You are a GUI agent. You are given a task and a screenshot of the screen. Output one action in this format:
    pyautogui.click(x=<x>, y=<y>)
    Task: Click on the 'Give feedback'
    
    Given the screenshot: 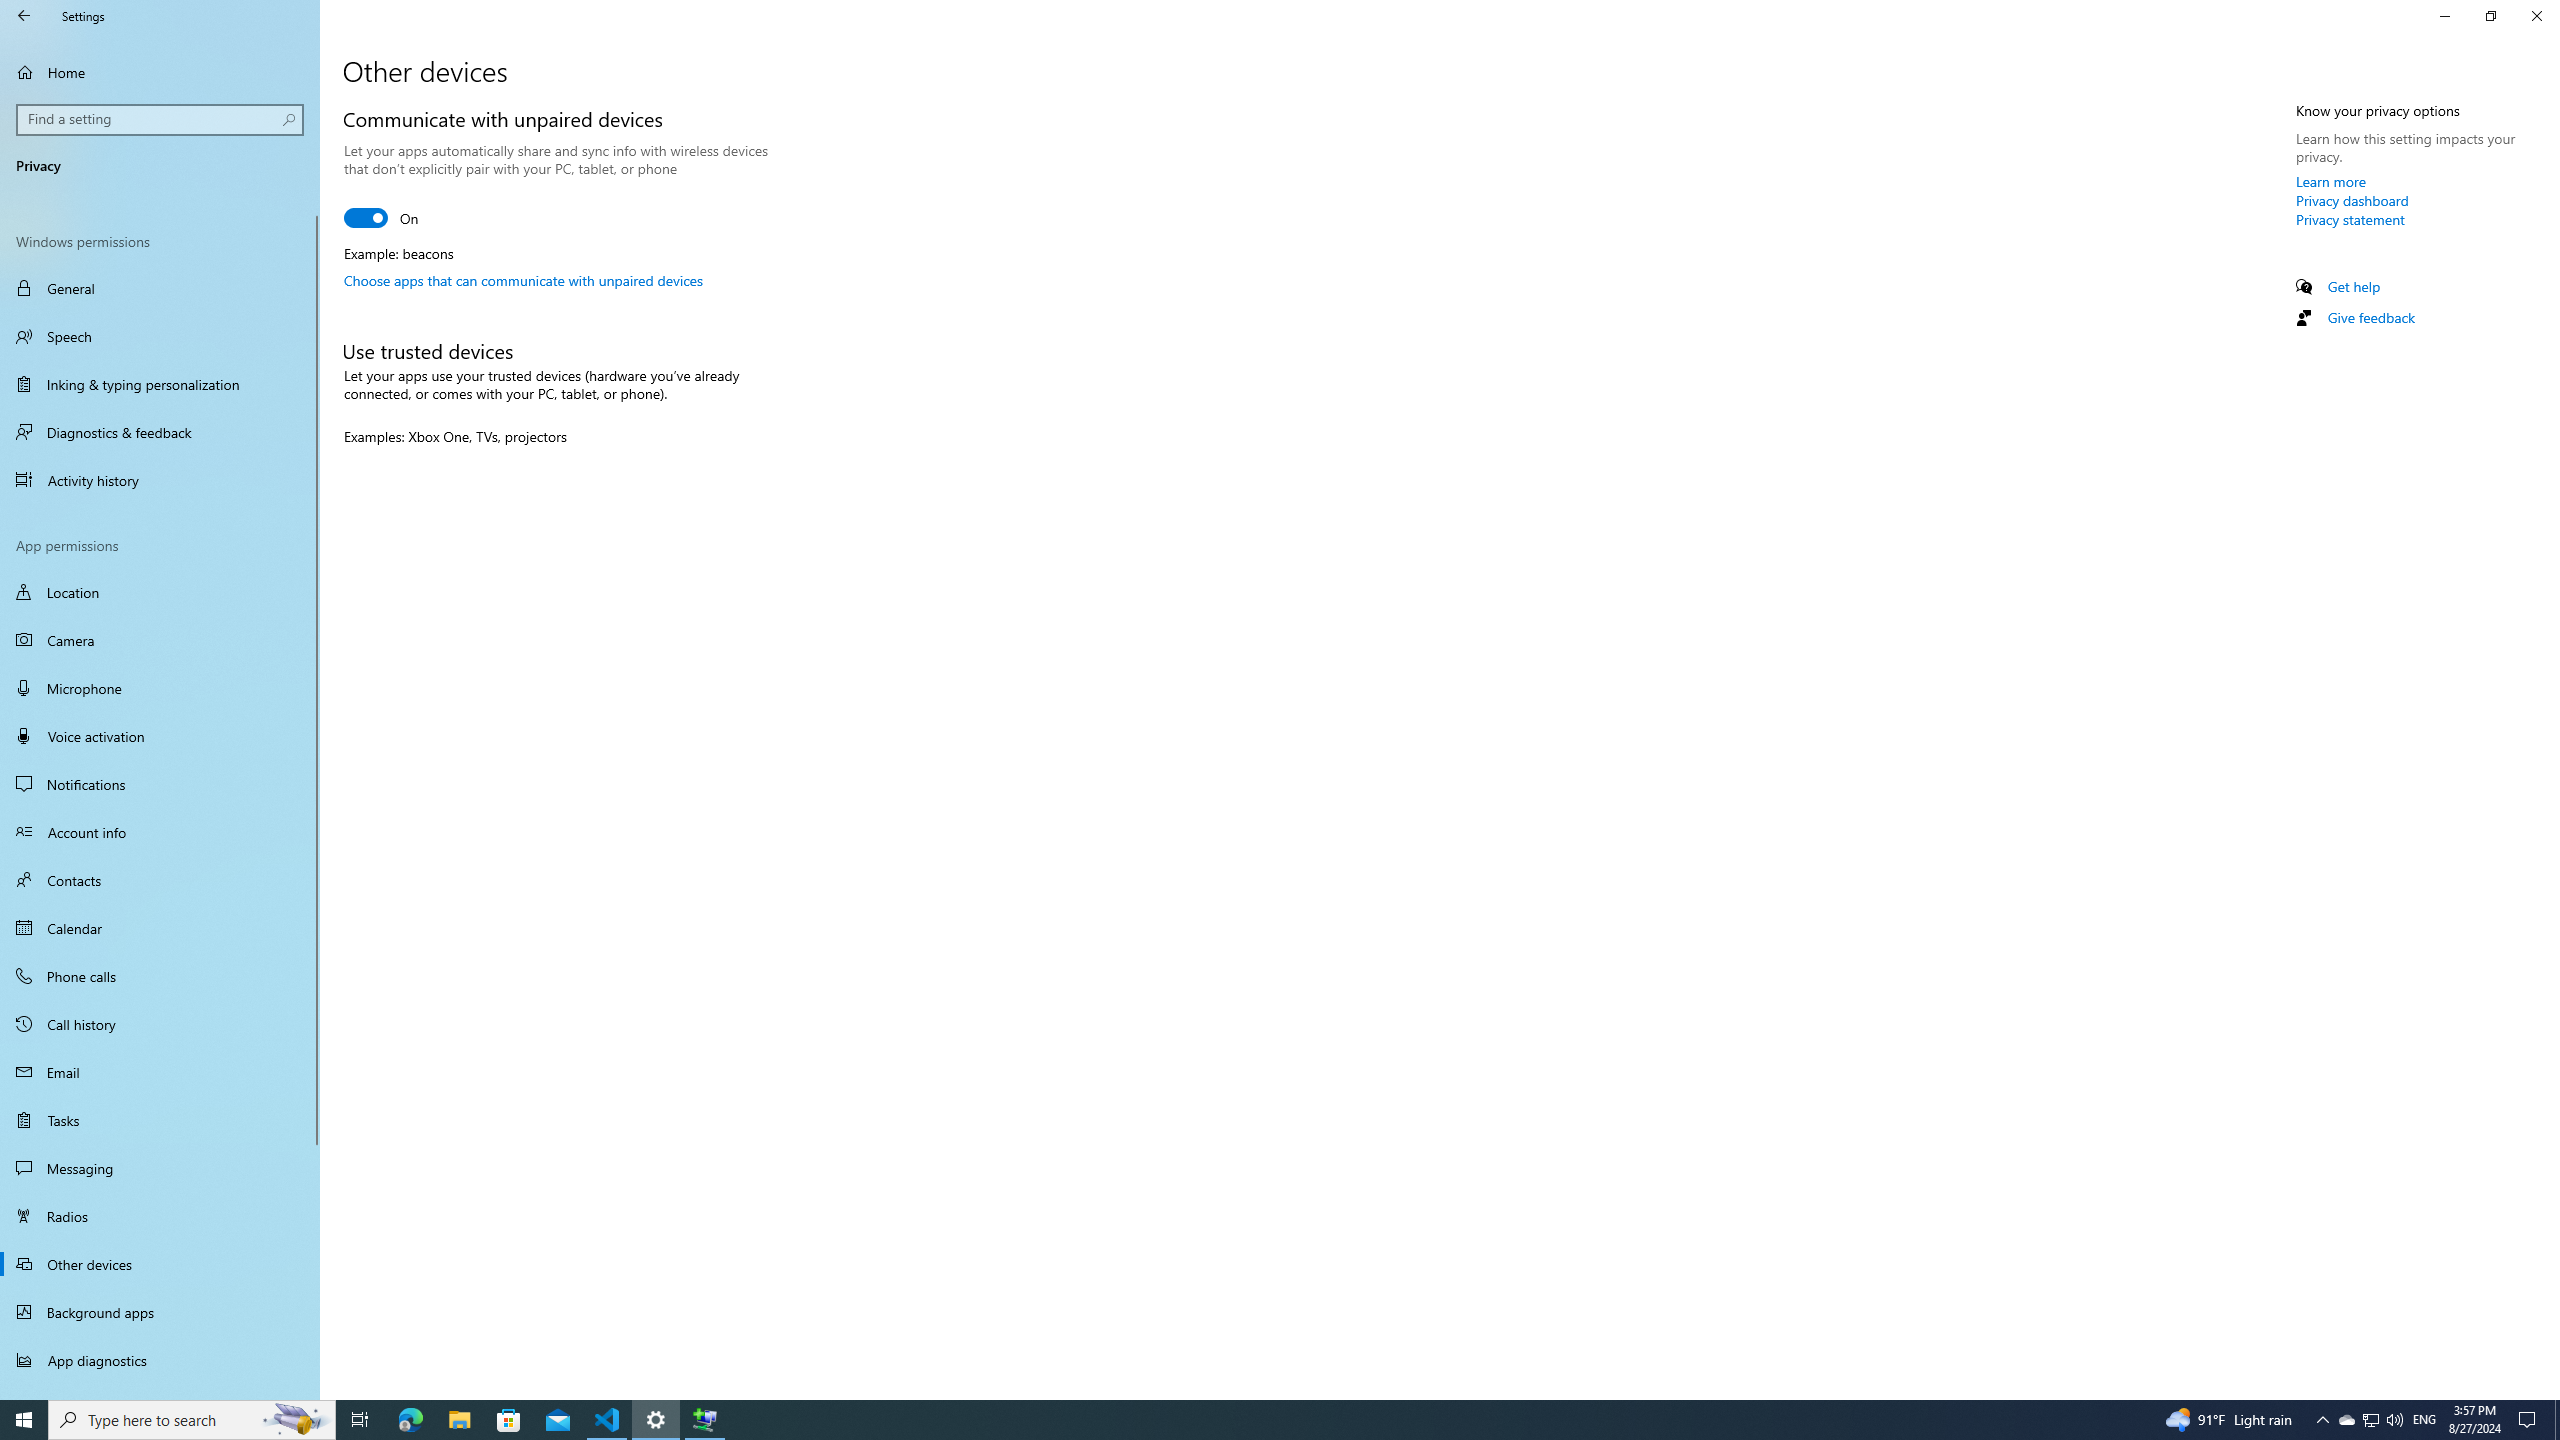 What is the action you would take?
    pyautogui.click(x=2369, y=317)
    